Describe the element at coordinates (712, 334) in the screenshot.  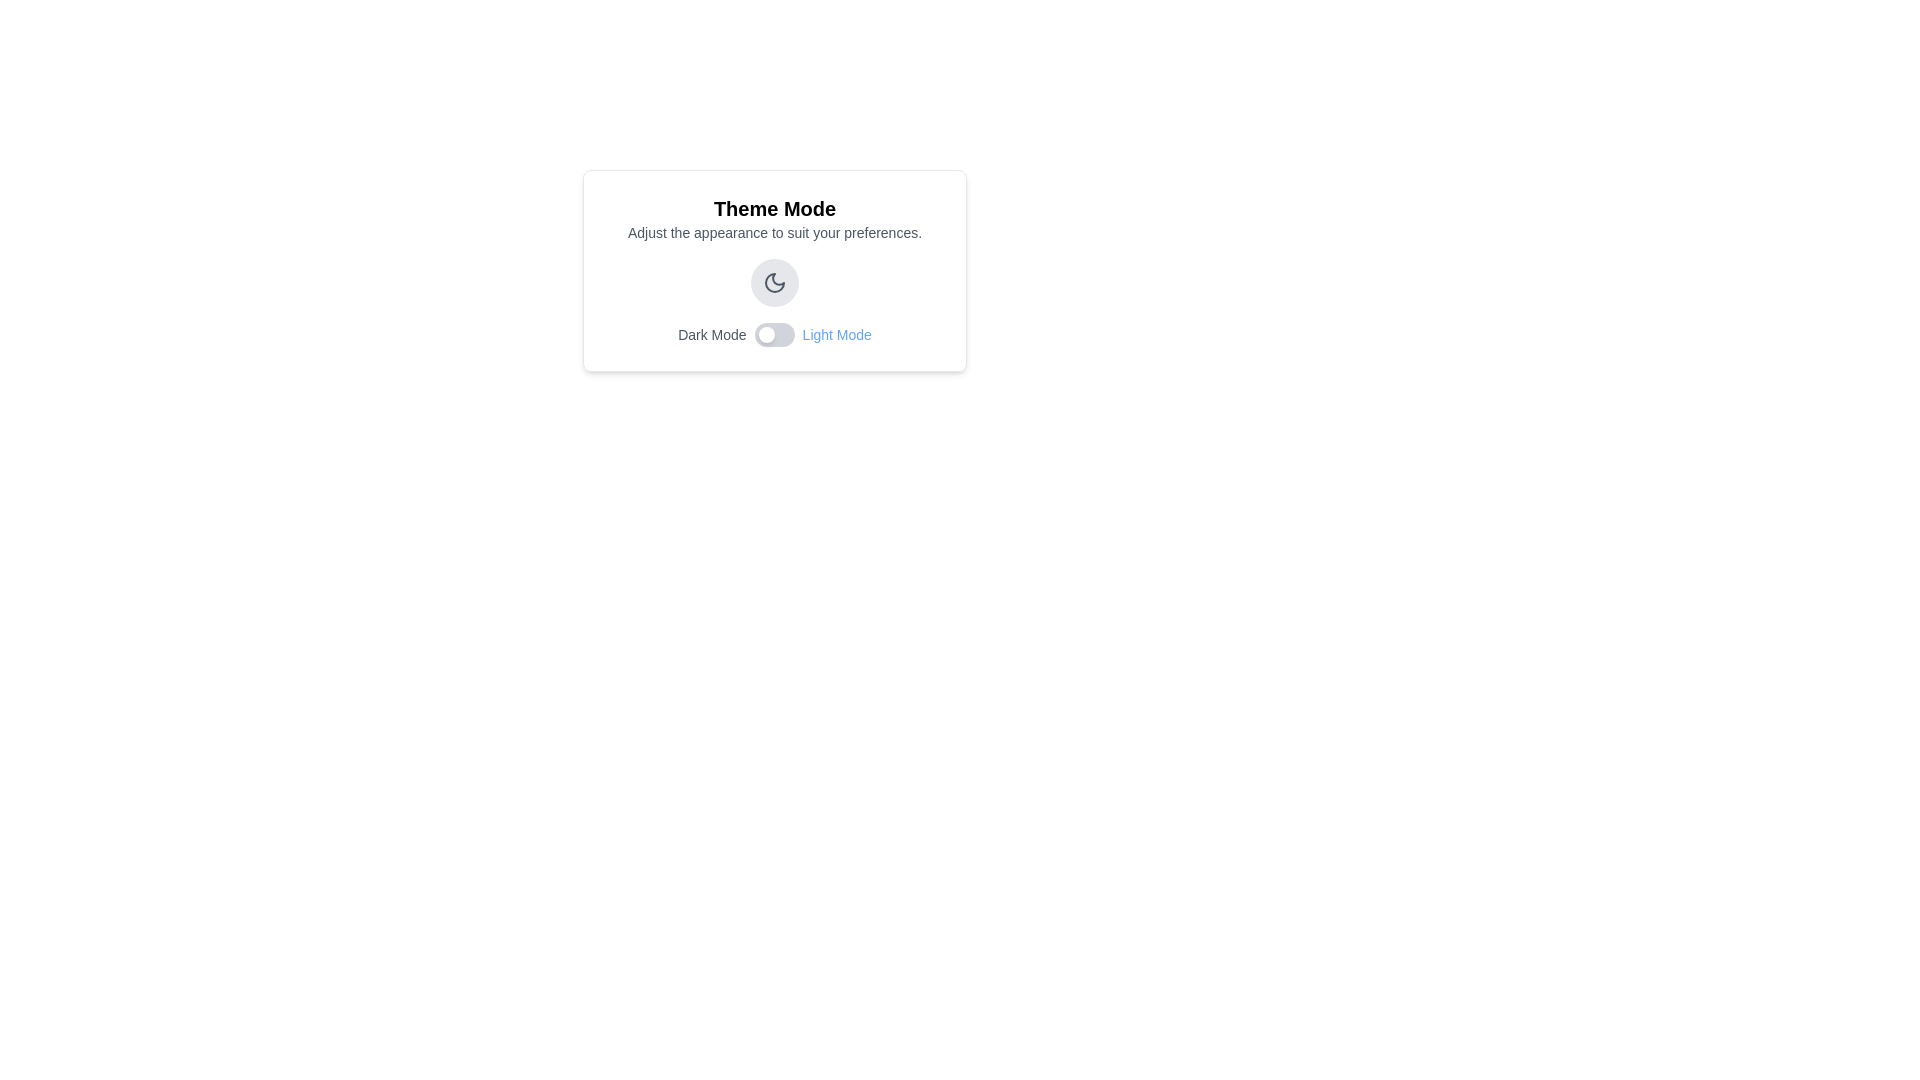
I see `the Static Text element that indicates the current or selectable state related to dark mode, positioned at the left end of the theme mode toggle interface` at that location.